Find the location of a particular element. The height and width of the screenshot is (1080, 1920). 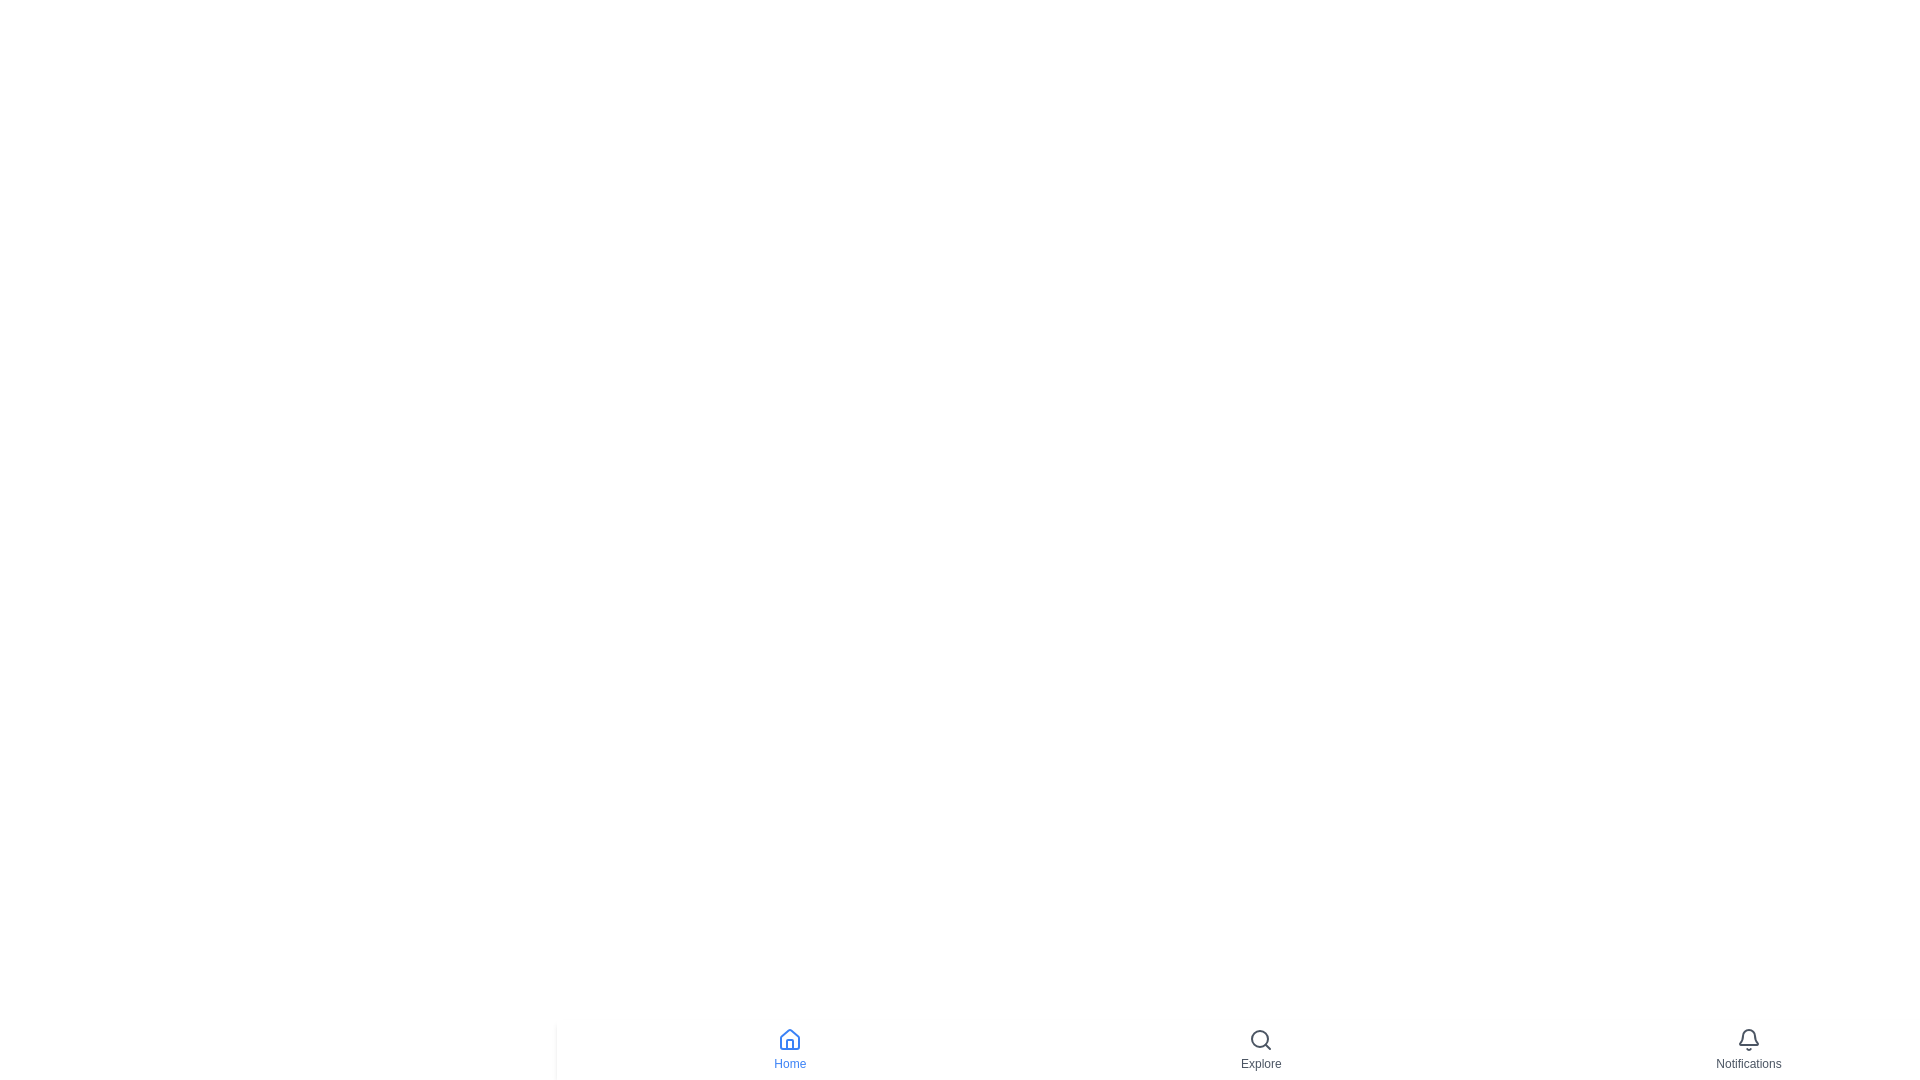

the Navigation button with a bell icon and 'Notifications' text, which is the third item in the bottom navigation bar is located at coordinates (1747, 1048).